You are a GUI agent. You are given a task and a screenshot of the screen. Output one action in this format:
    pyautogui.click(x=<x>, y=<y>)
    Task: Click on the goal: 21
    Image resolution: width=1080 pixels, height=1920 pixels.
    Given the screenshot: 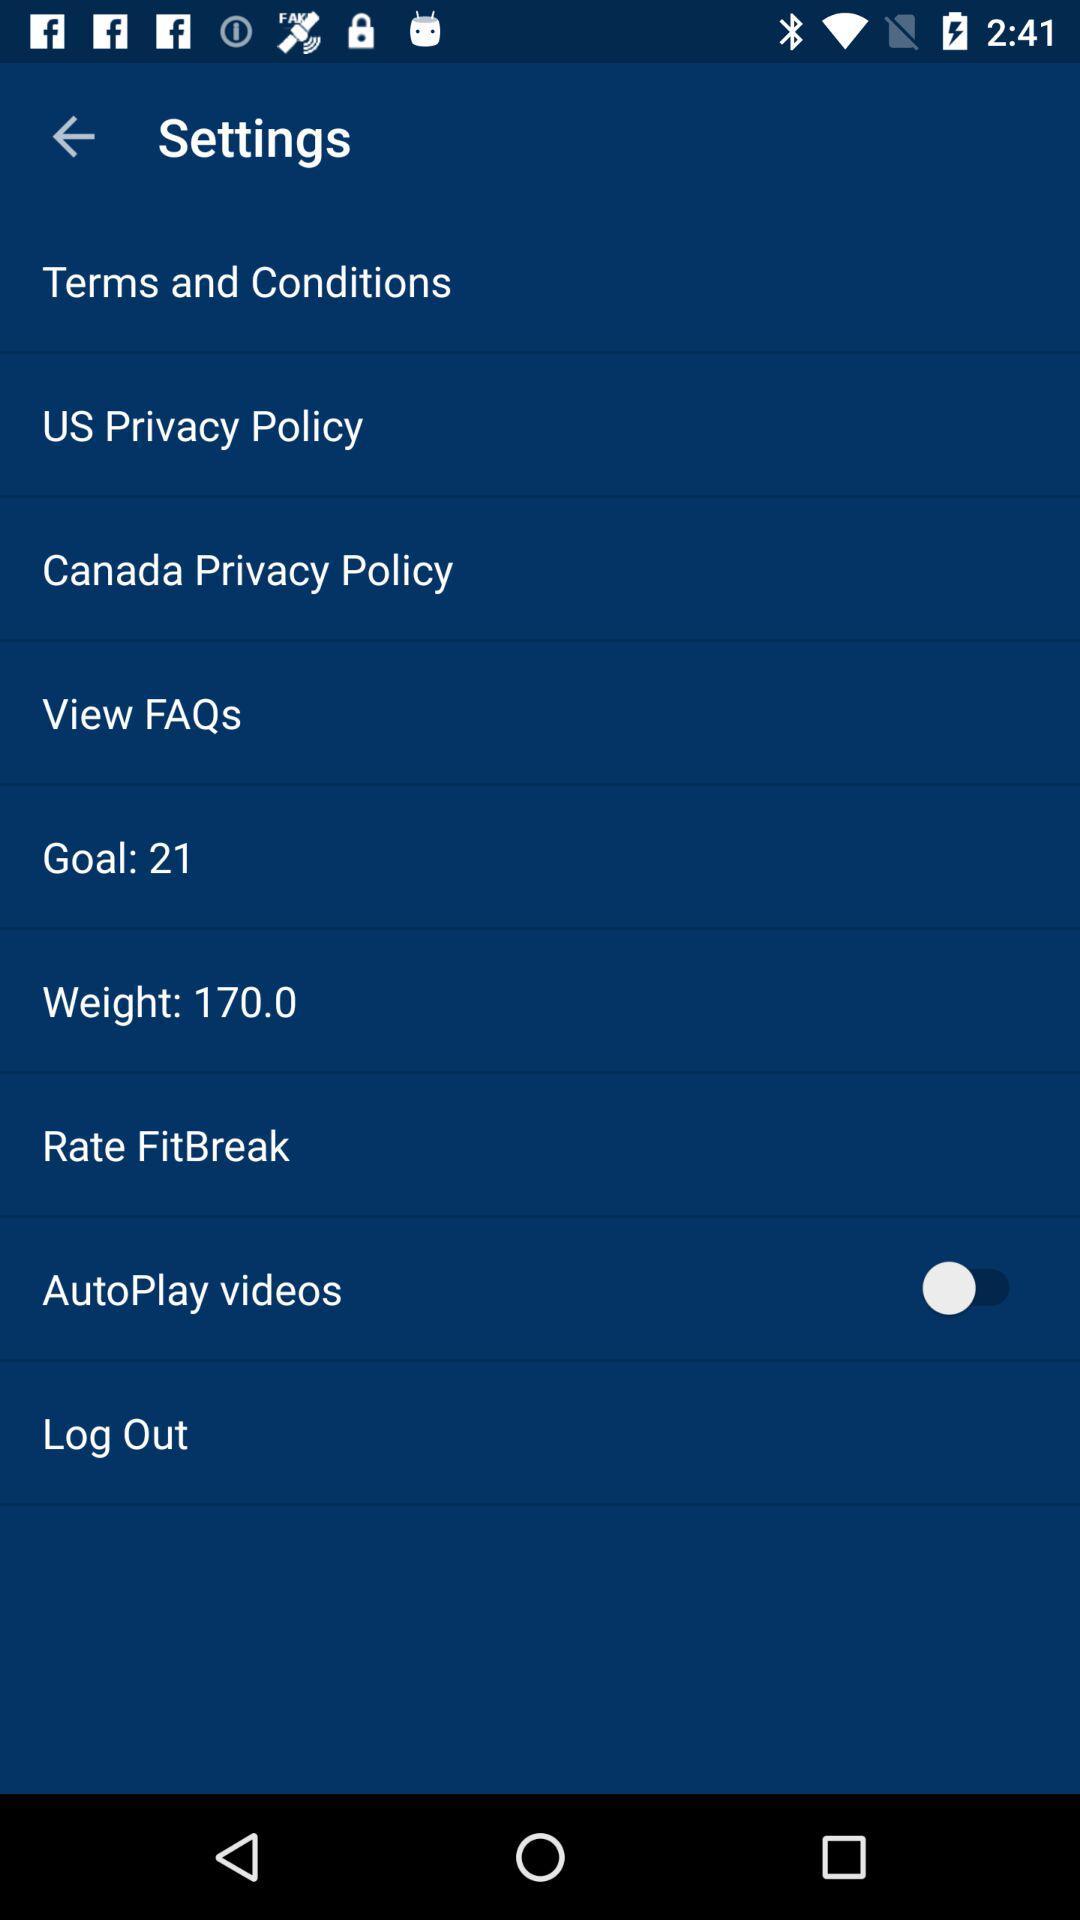 What is the action you would take?
    pyautogui.click(x=118, y=856)
    